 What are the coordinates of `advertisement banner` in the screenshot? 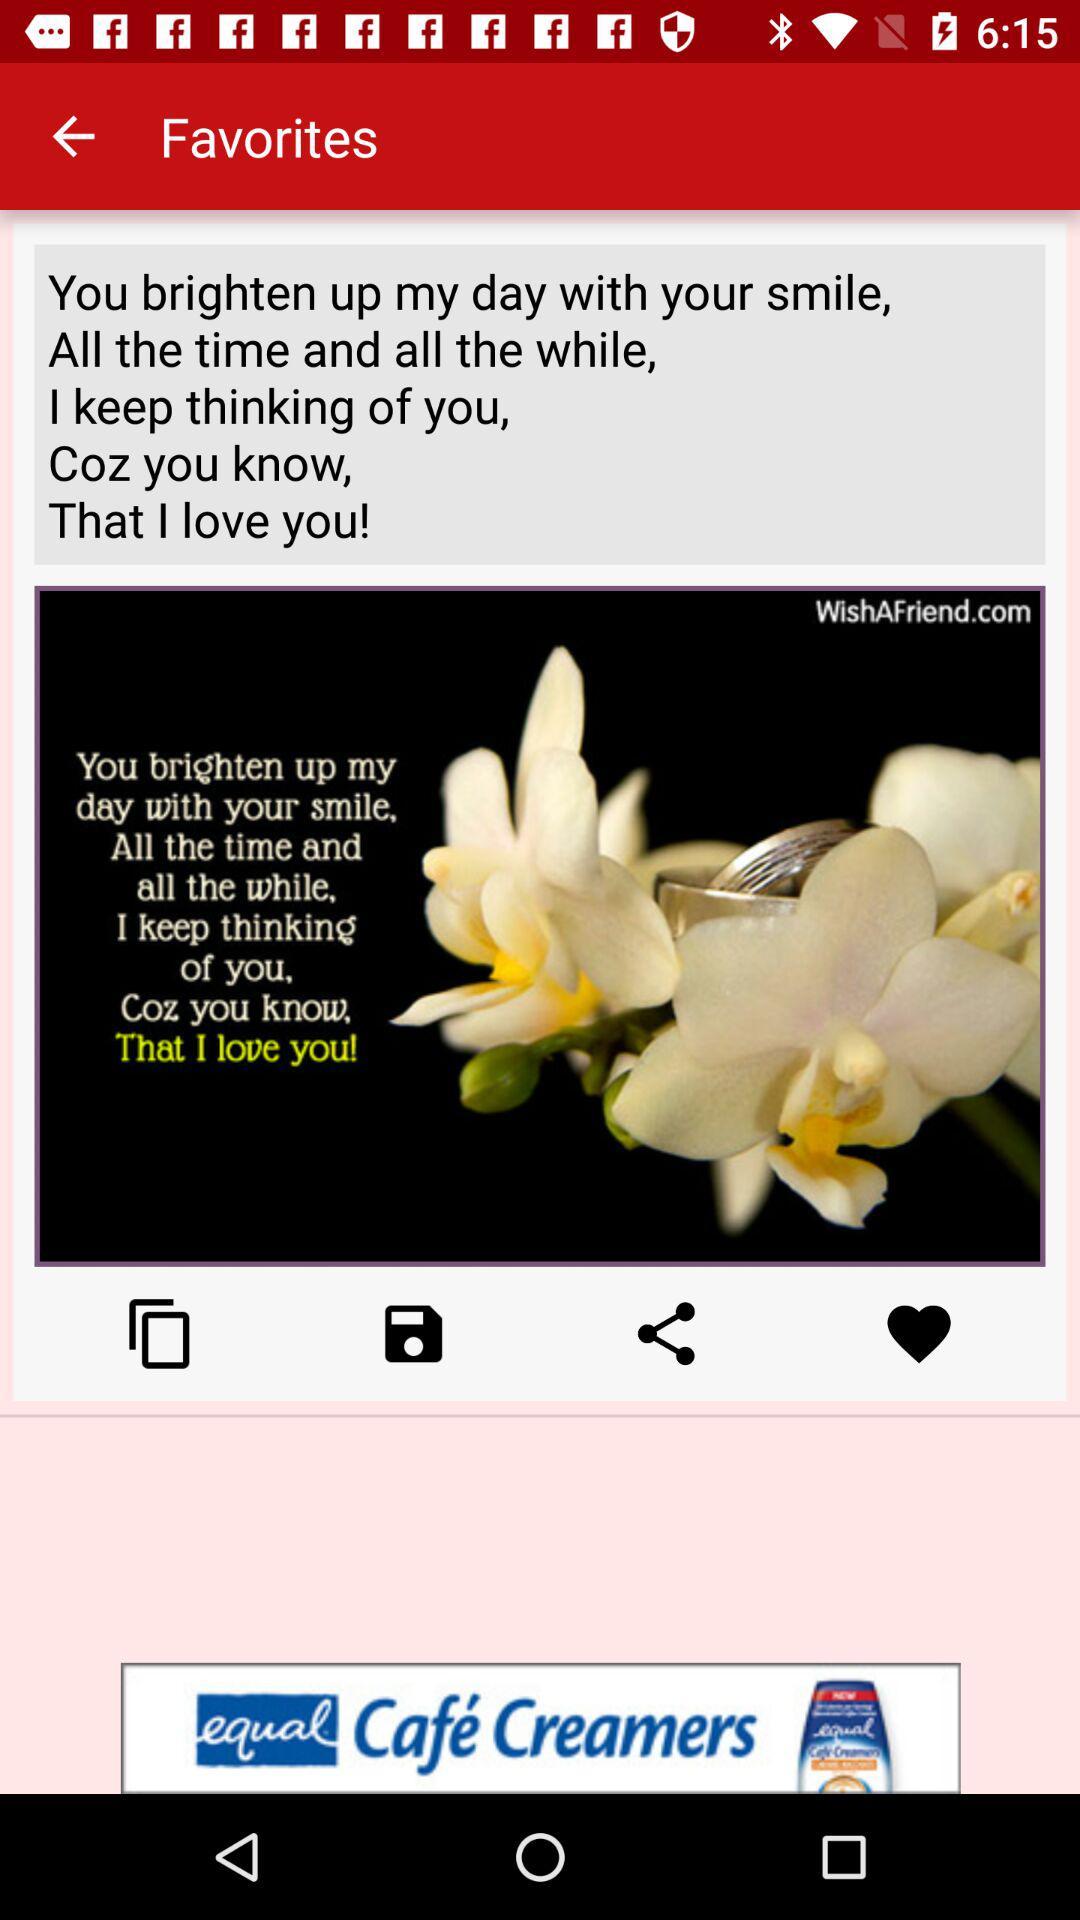 It's located at (540, 1727).